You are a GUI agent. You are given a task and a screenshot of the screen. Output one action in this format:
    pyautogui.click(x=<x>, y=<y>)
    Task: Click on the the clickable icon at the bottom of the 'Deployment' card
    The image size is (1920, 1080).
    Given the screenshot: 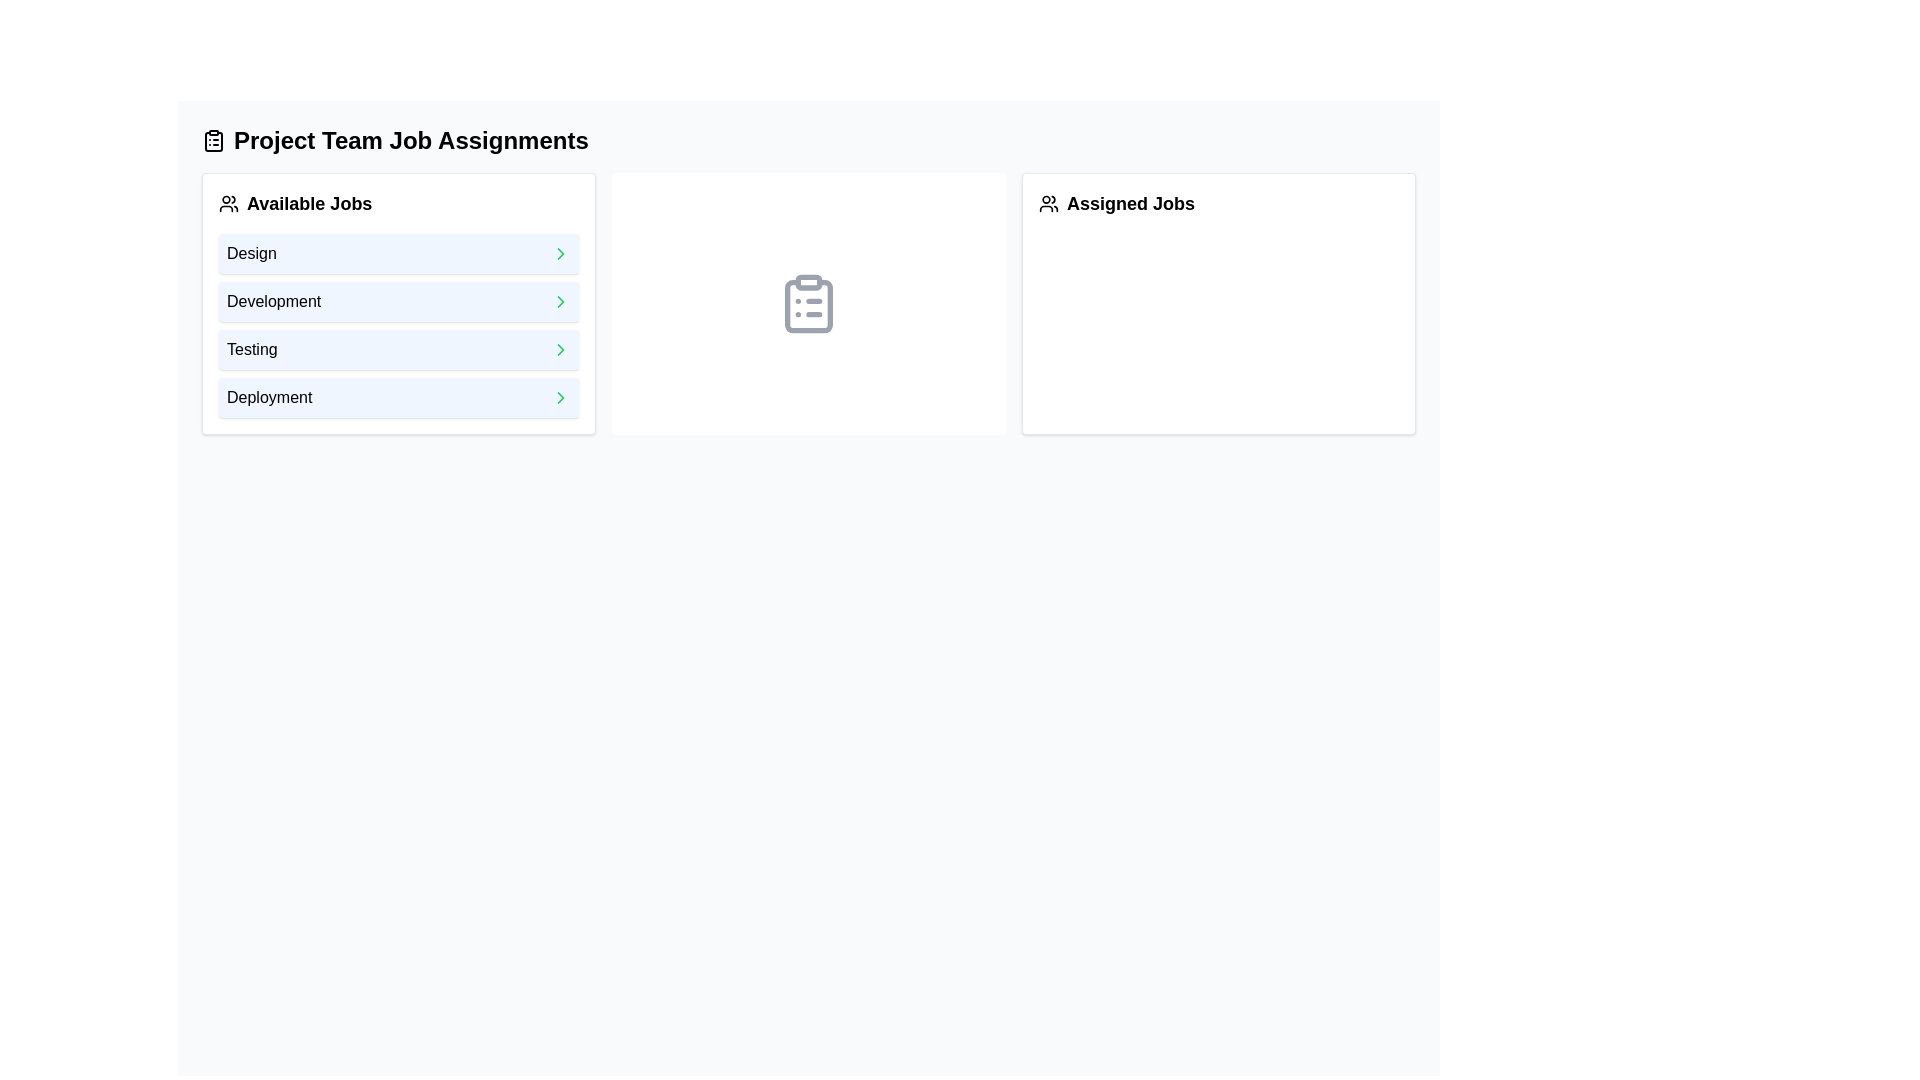 What is the action you would take?
    pyautogui.click(x=560, y=397)
    